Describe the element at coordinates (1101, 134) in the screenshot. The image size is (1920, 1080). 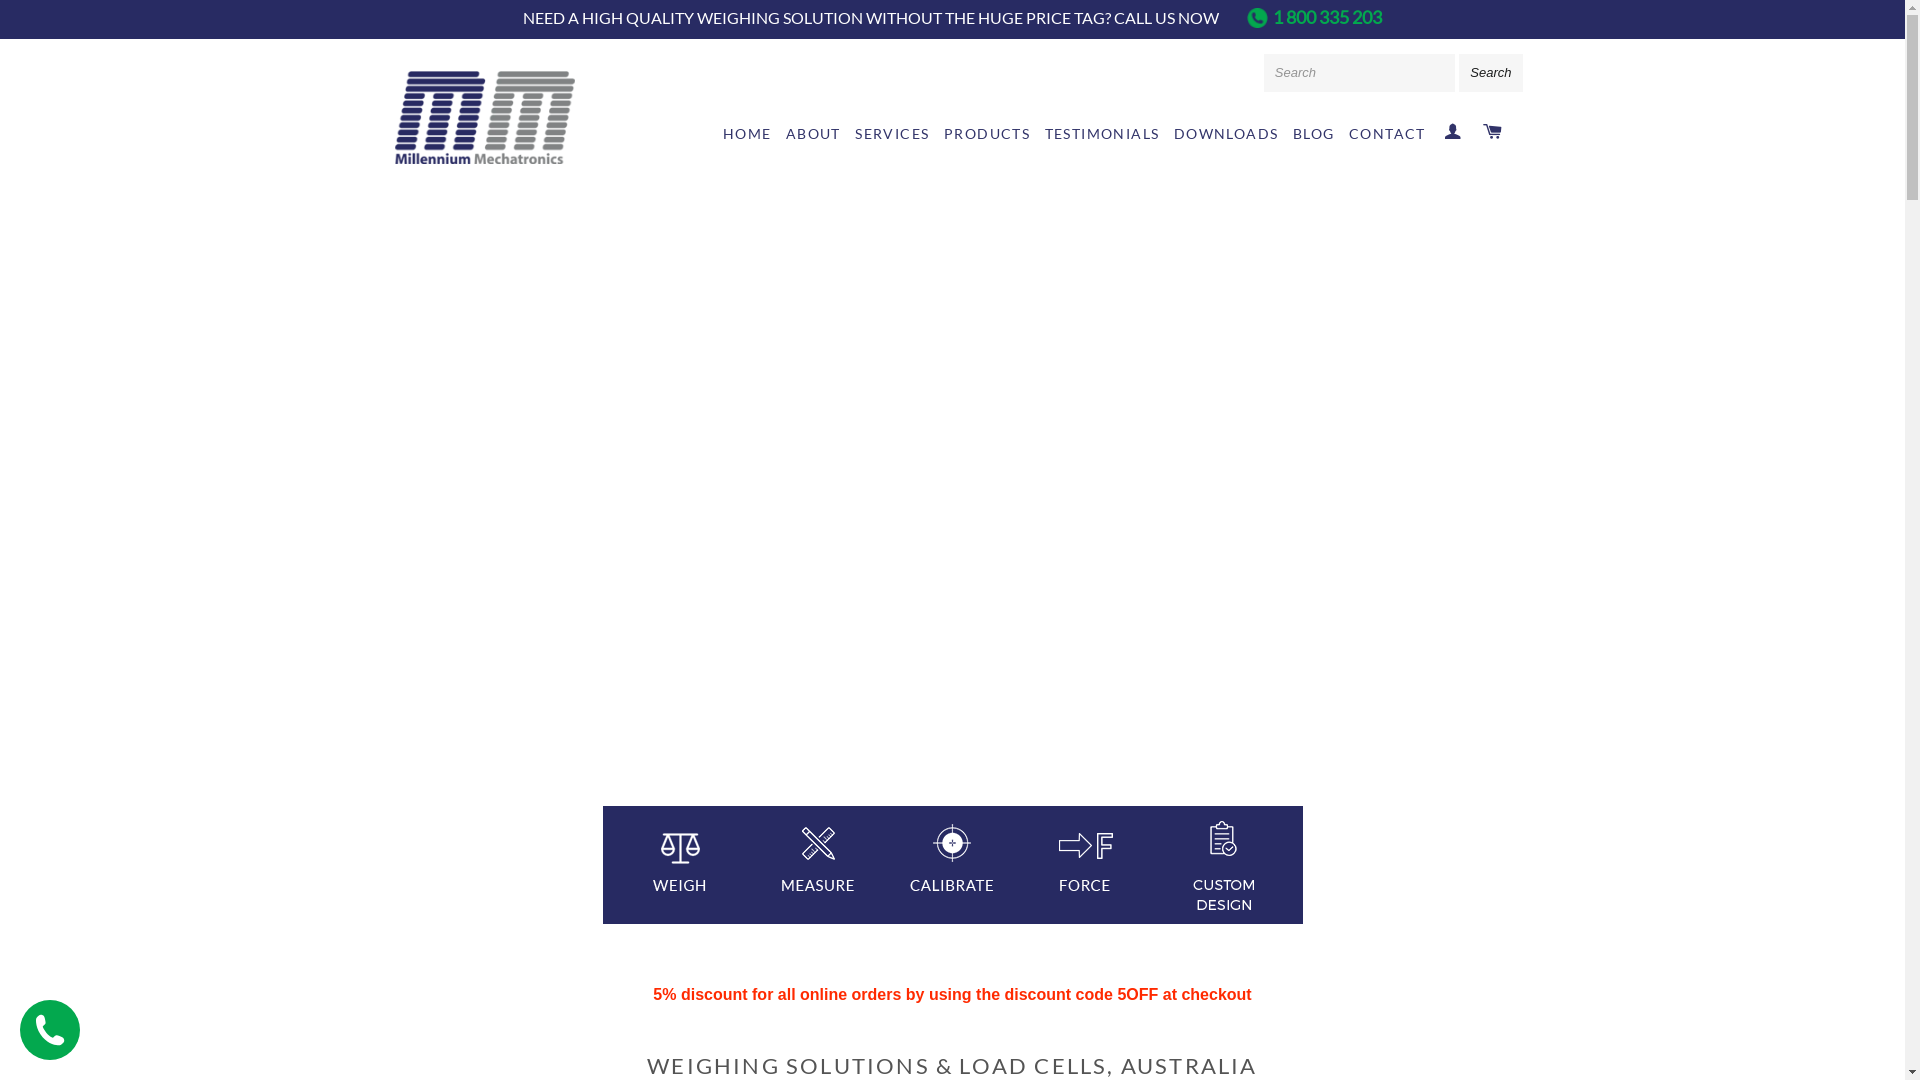
I see `'TESTIMONIALS'` at that location.